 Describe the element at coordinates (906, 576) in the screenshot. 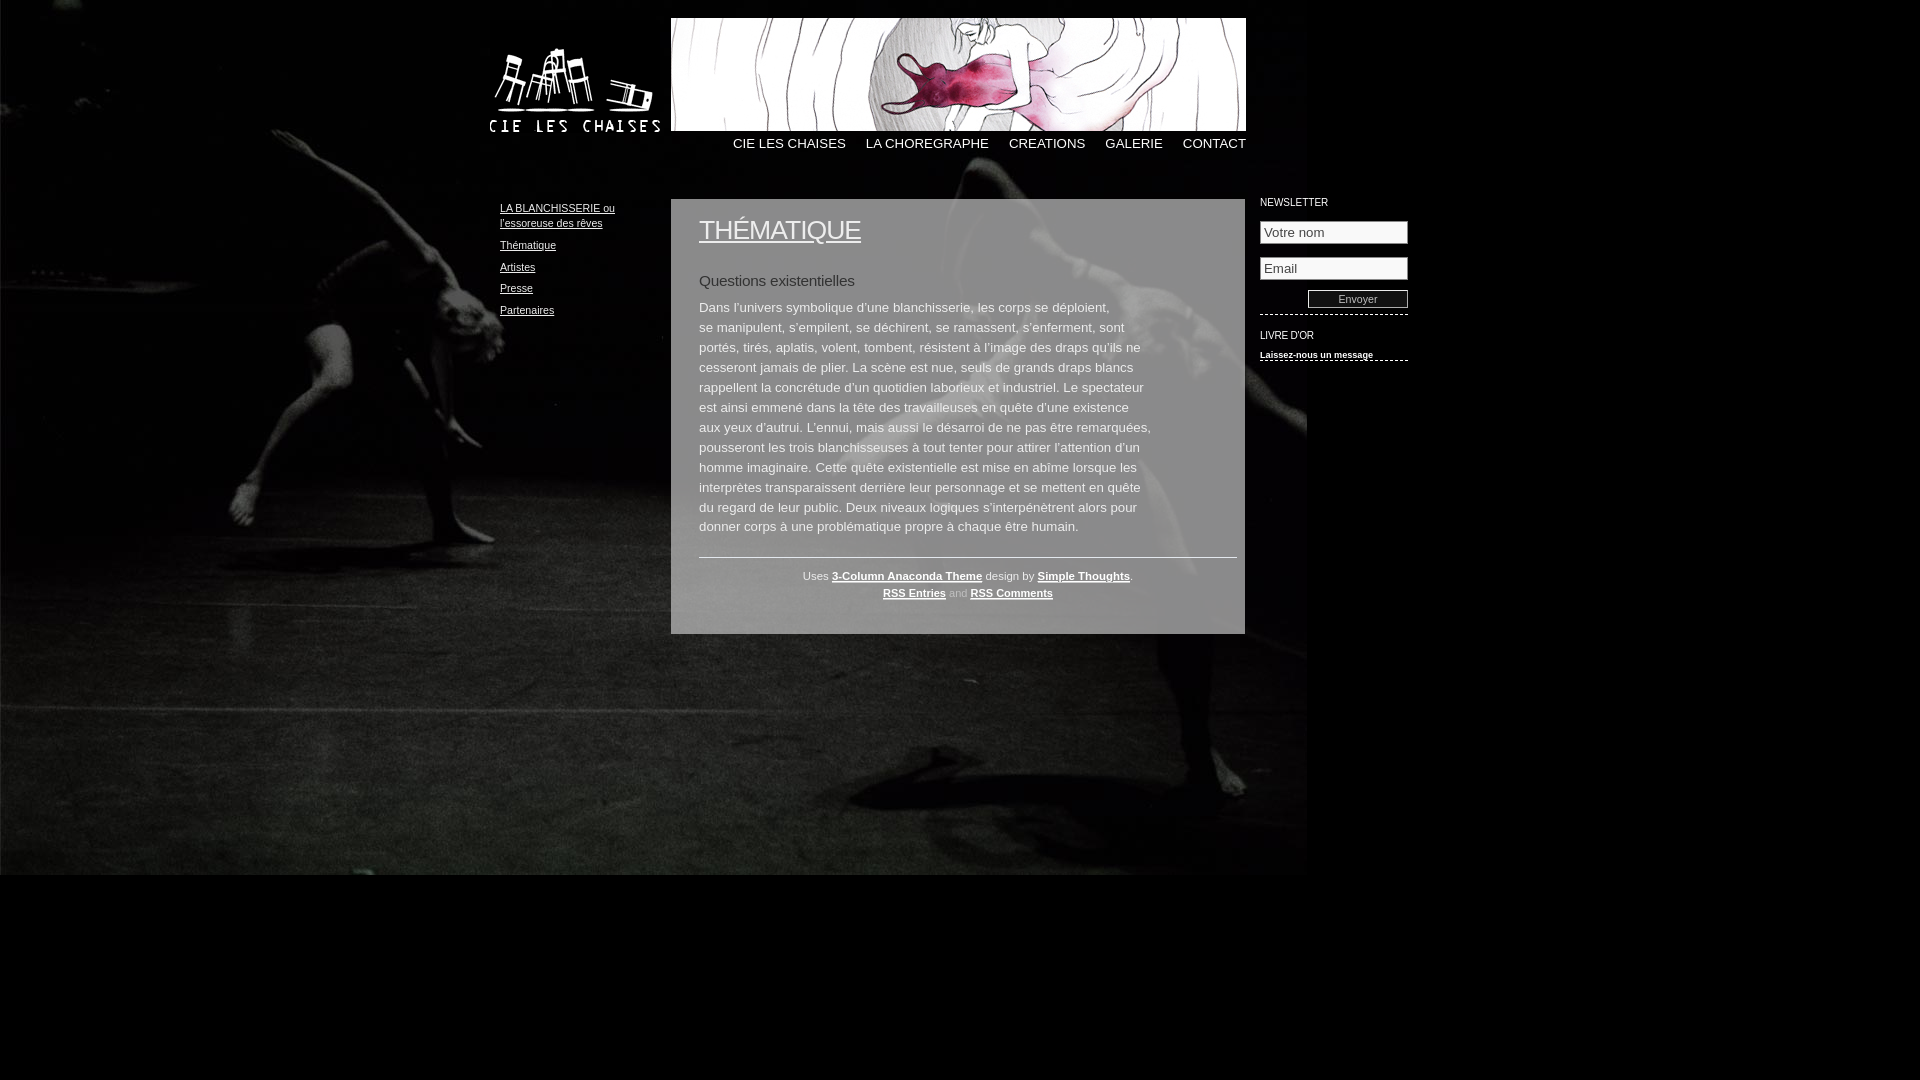

I see `'3-Column Anaconda Theme'` at that location.